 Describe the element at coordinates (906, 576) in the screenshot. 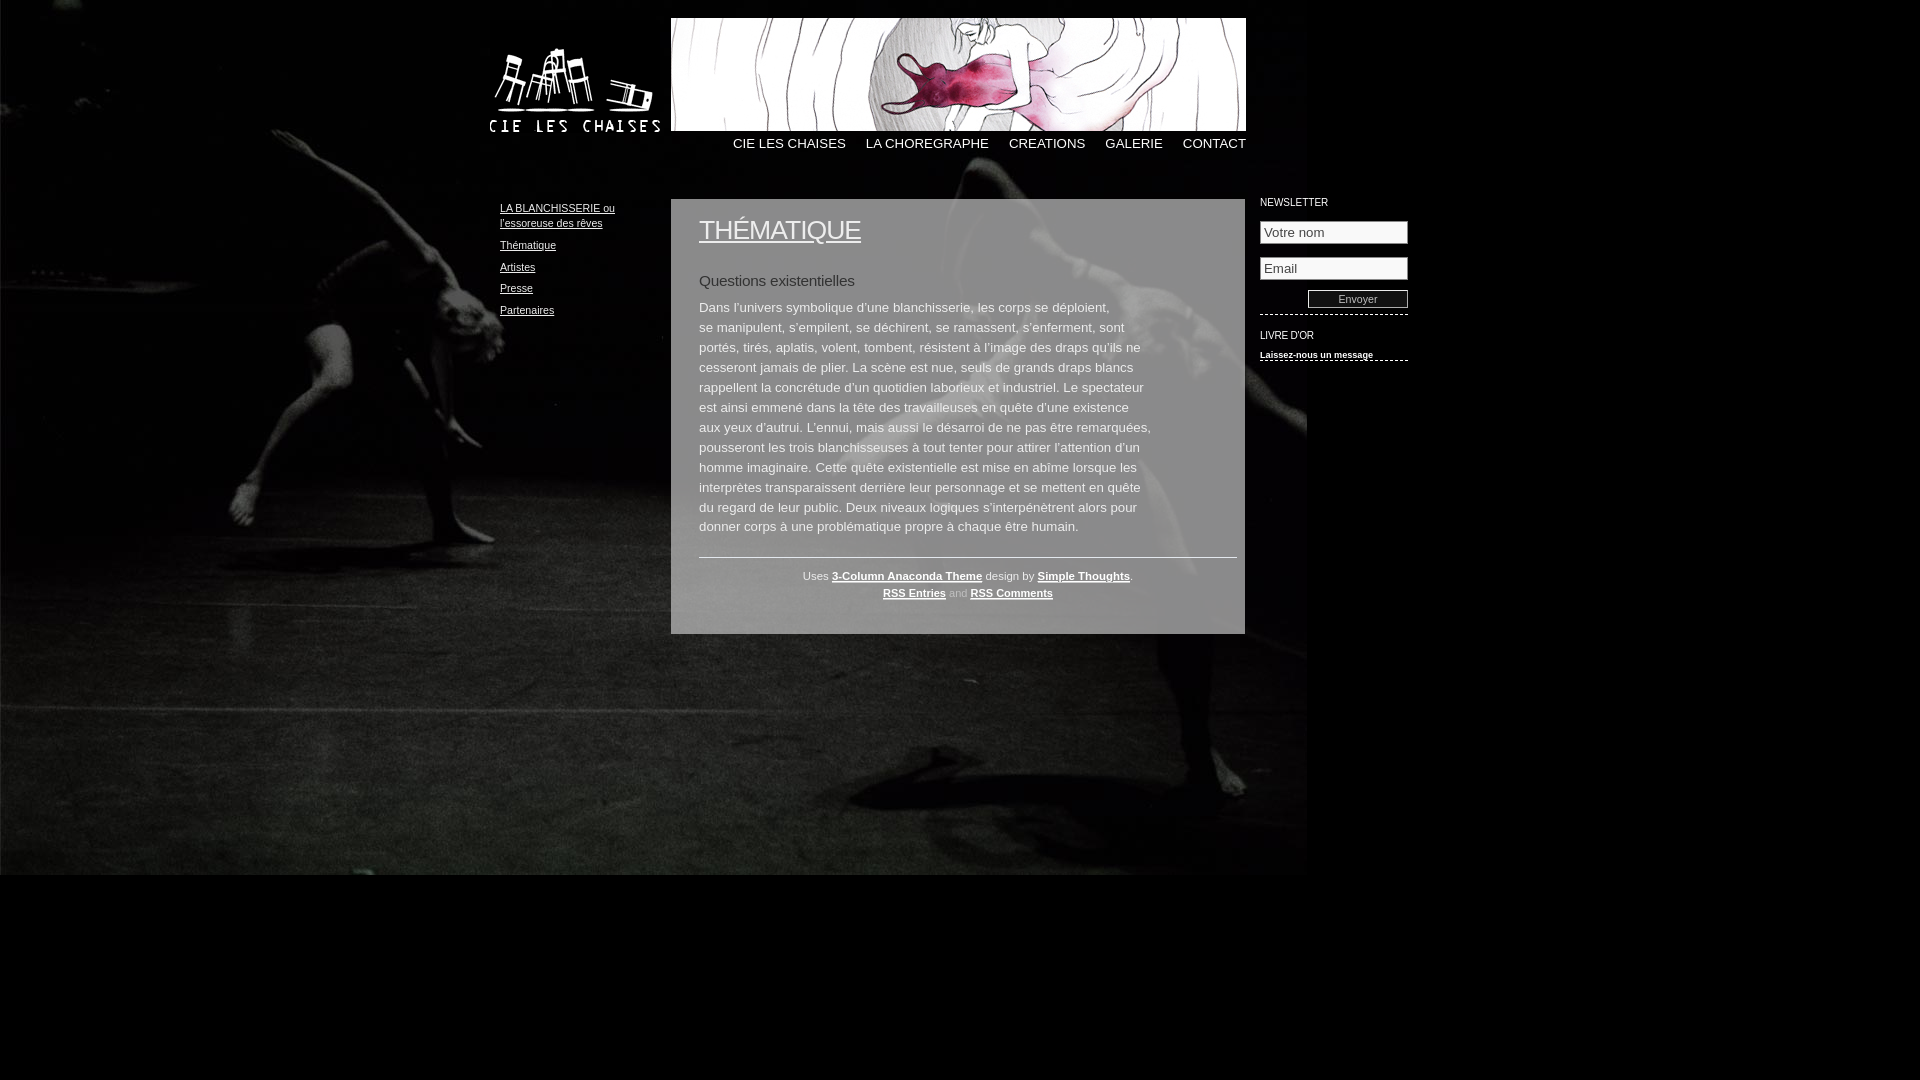

I see `'3-Column Anaconda Theme'` at that location.